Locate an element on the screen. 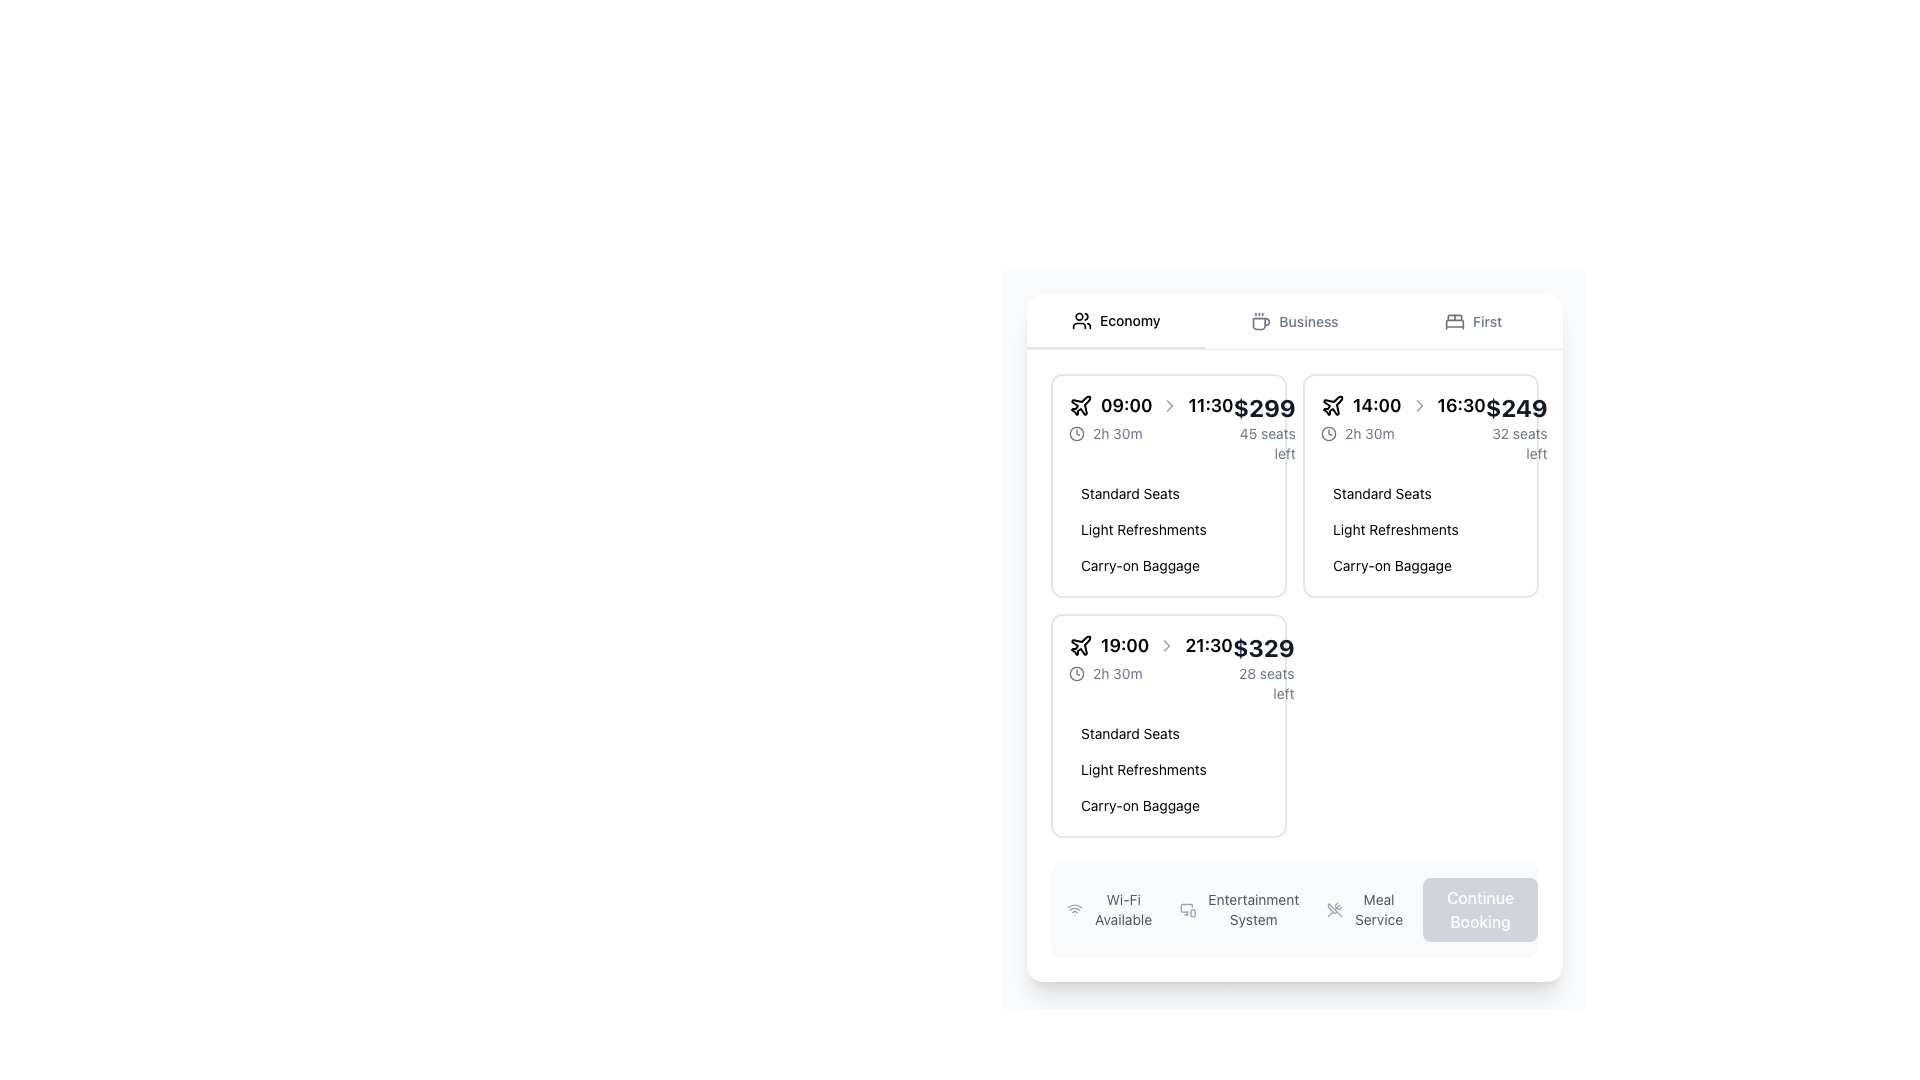 The width and height of the screenshot is (1920, 1080). the flight services icon located to the left of the '19:00' text, which is part of the '19:00 - 21:30' flight time information display is located at coordinates (1079, 645).